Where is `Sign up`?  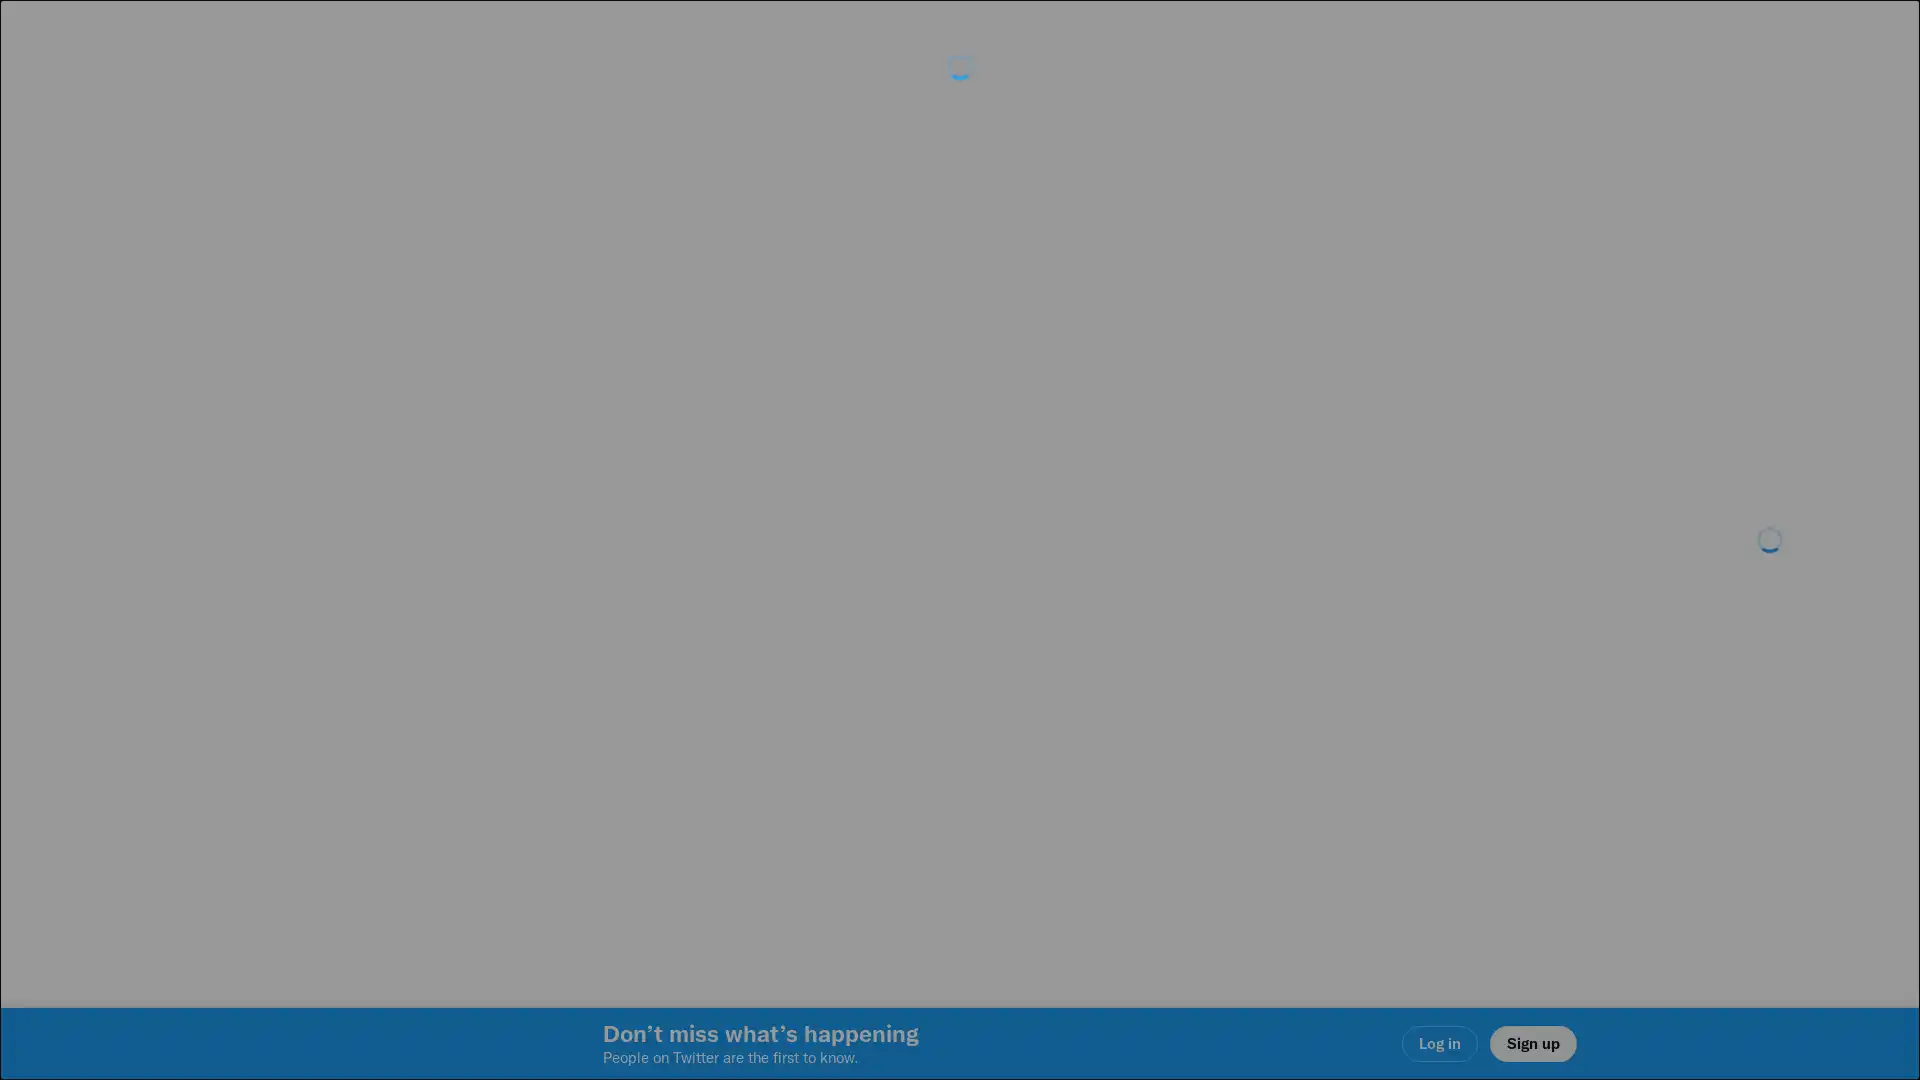 Sign up is located at coordinates (722, 681).